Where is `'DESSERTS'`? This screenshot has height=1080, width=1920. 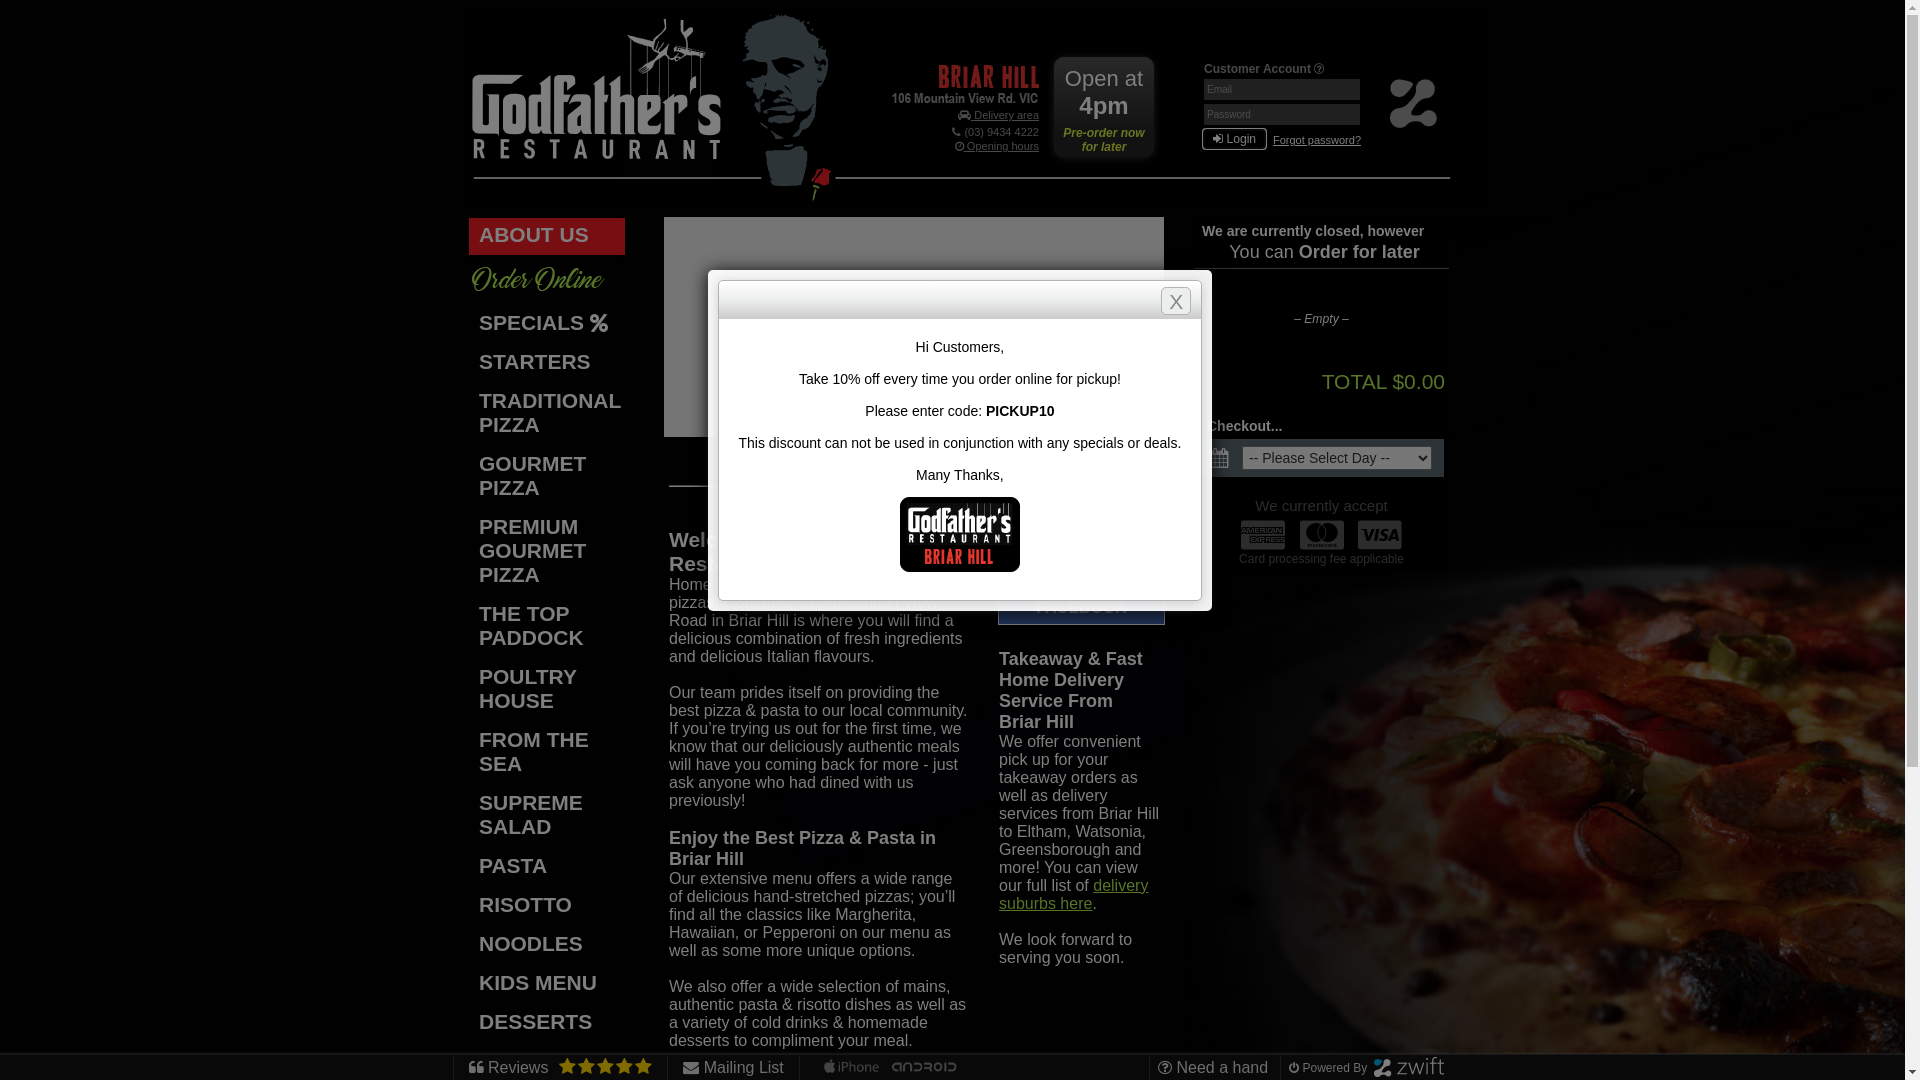
'DESSERTS' is located at coordinates (547, 1023).